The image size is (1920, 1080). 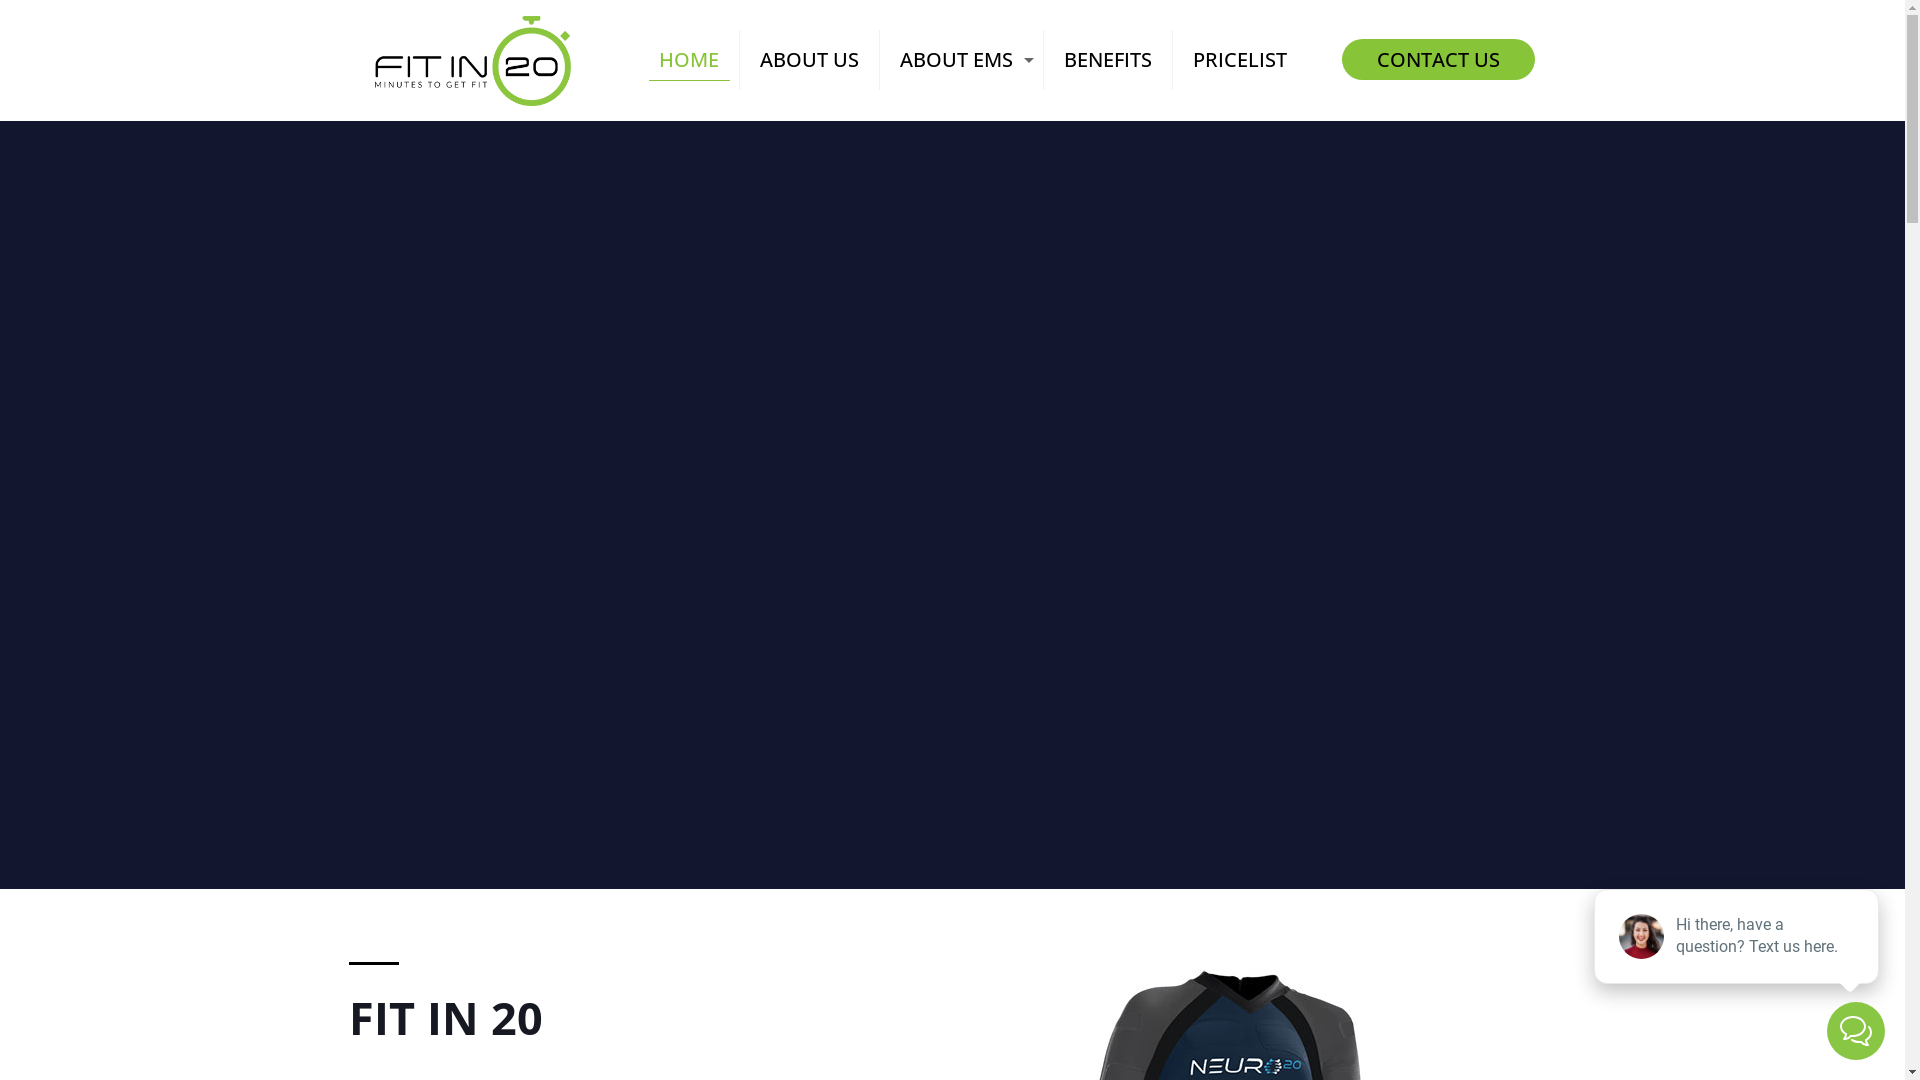 What do you see at coordinates (1107, 59) in the screenshot?
I see `'BENEFITS'` at bounding box center [1107, 59].